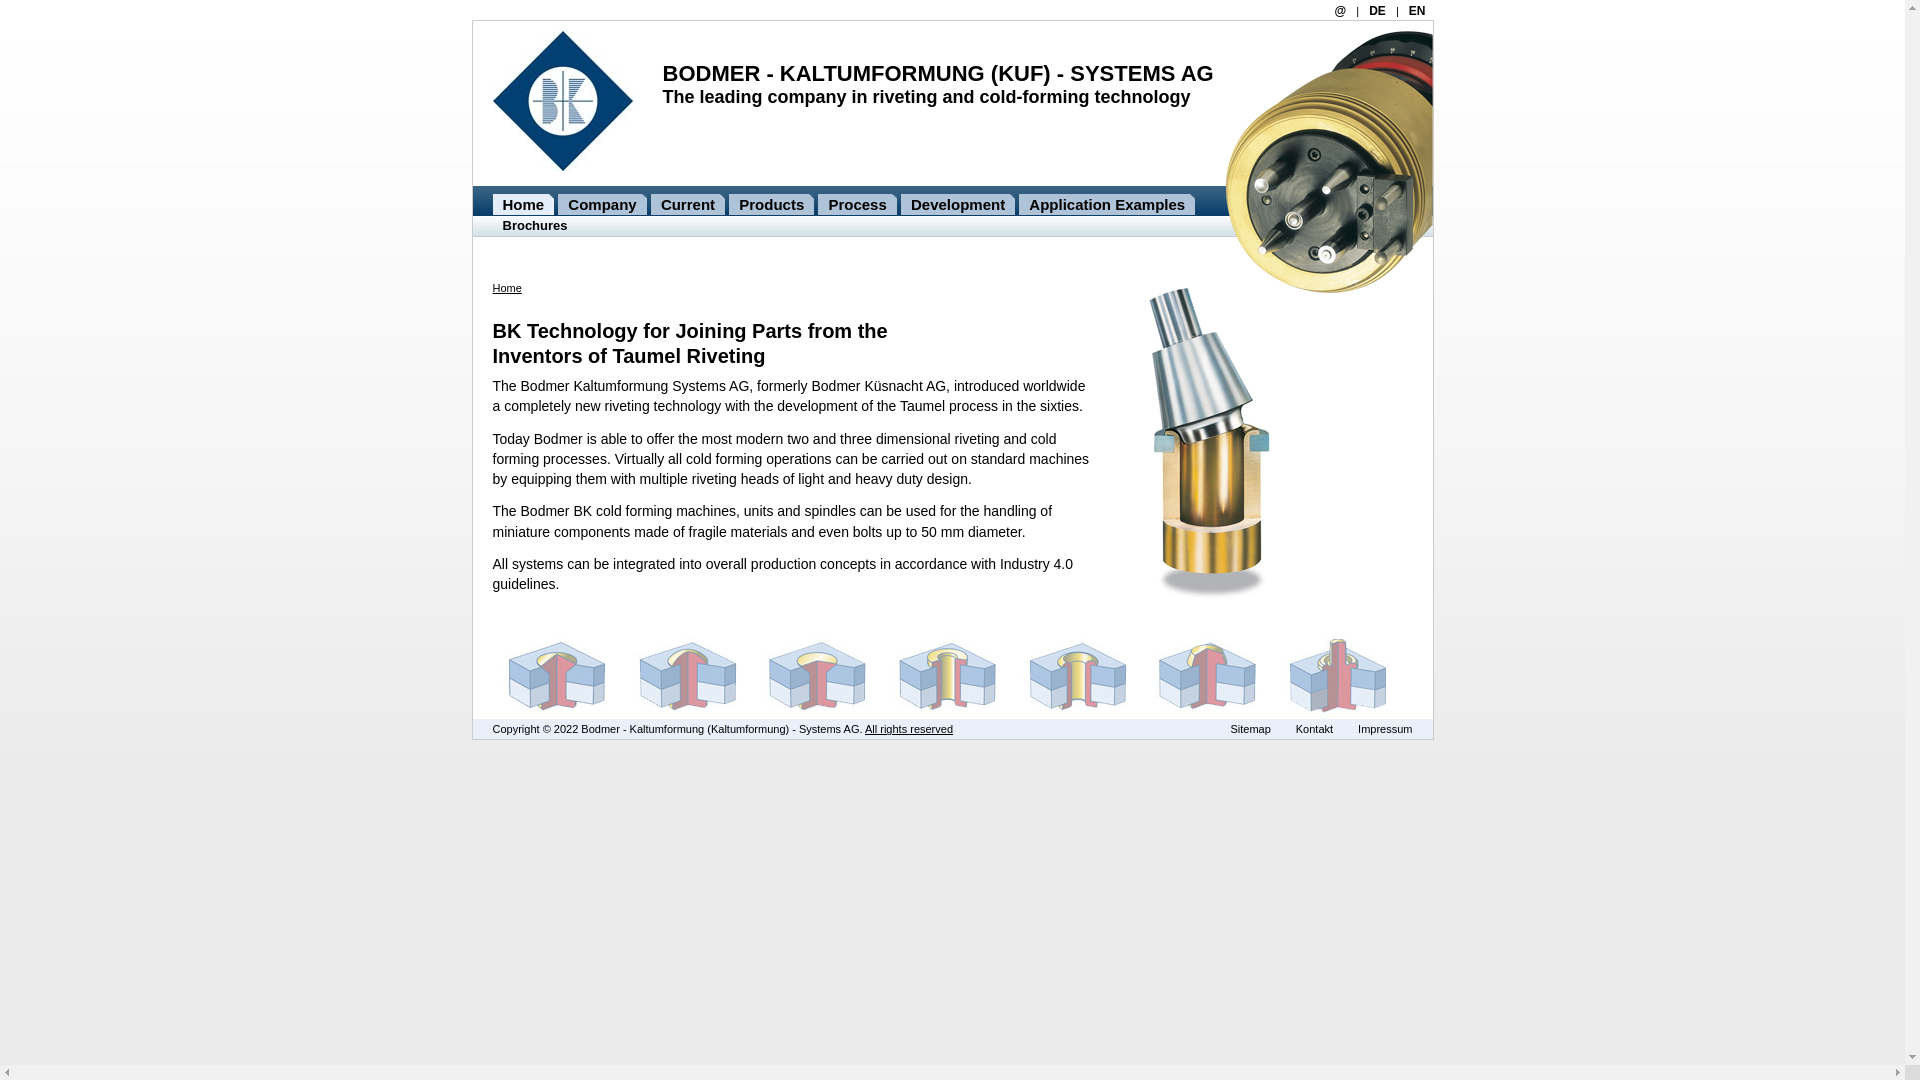 Image resolution: width=1920 pixels, height=1080 pixels. What do you see at coordinates (1384, 729) in the screenshot?
I see `'Impressum'` at bounding box center [1384, 729].